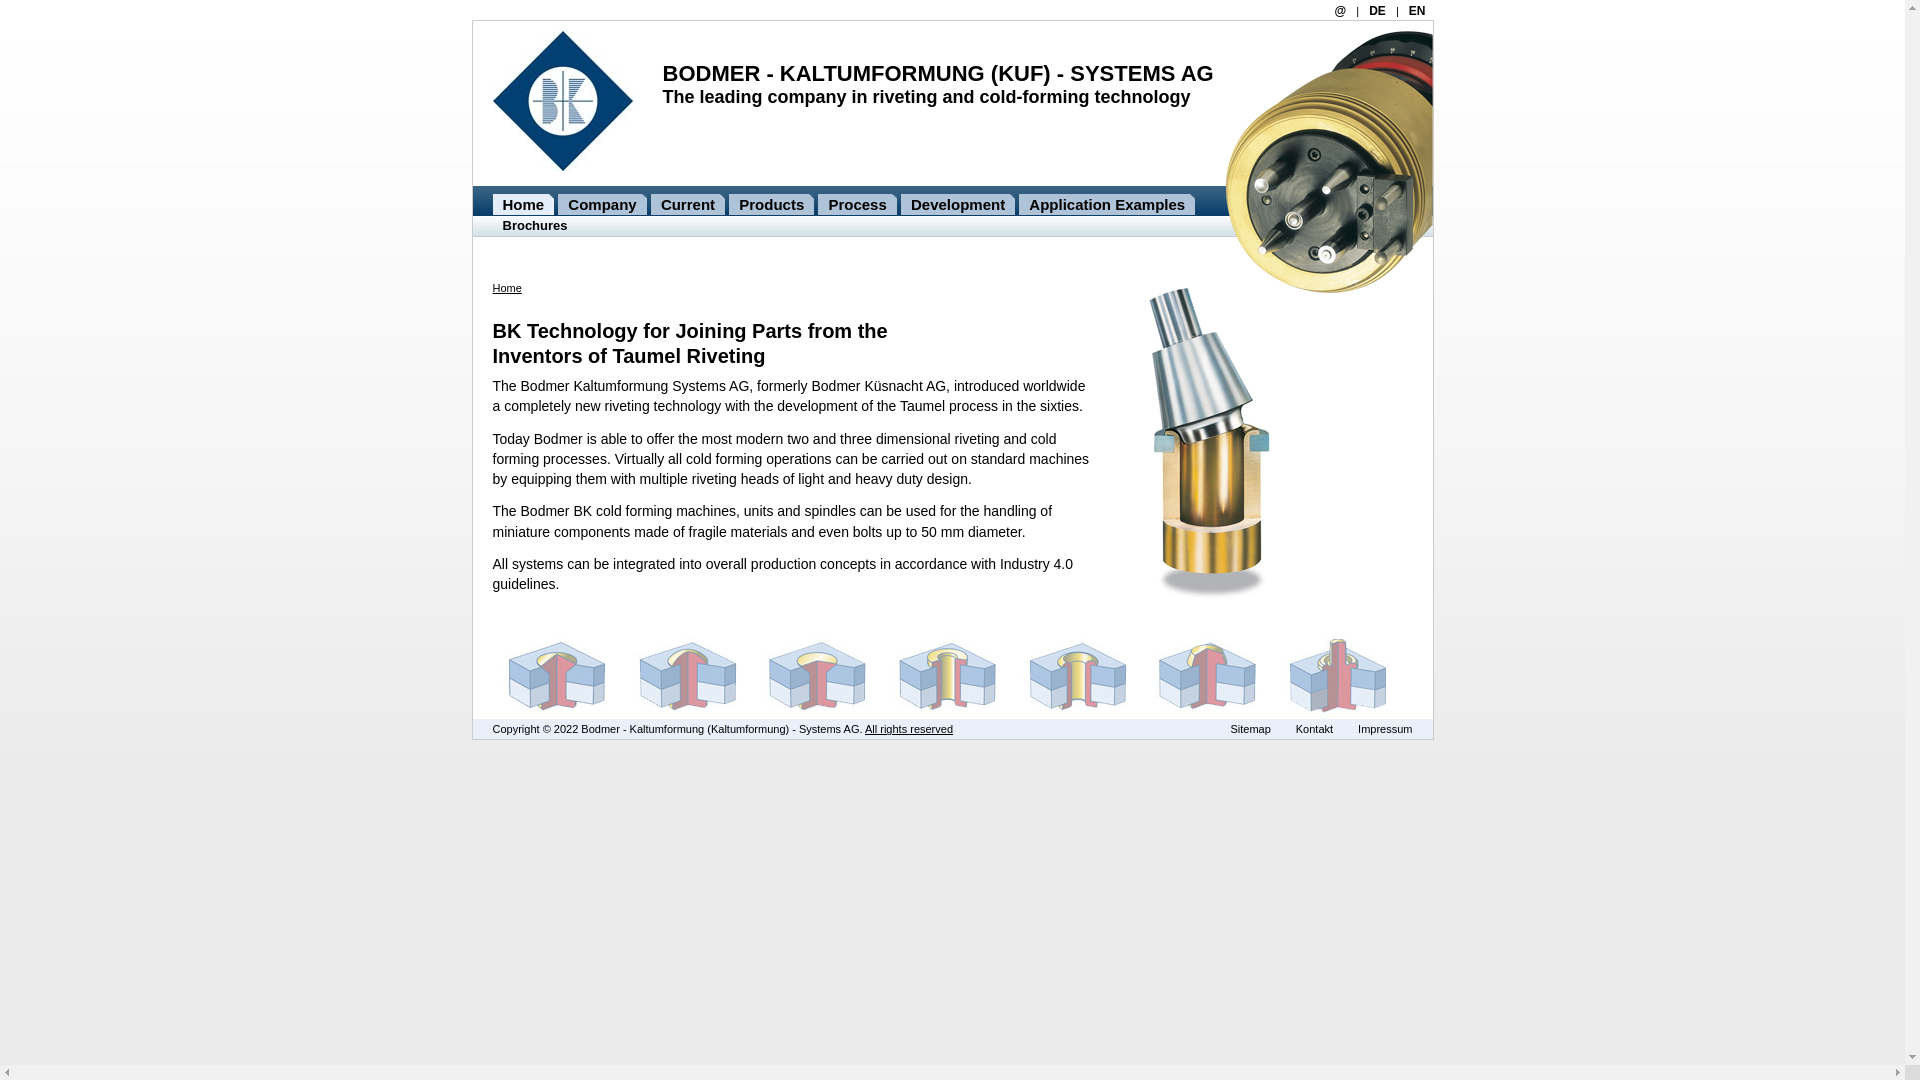 Image resolution: width=1920 pixels, height=1080 pixels. What do you see at coordinates (1384, 729) in the screenshot?
I see `'Impressum'` at bounding box center [1384, 729].